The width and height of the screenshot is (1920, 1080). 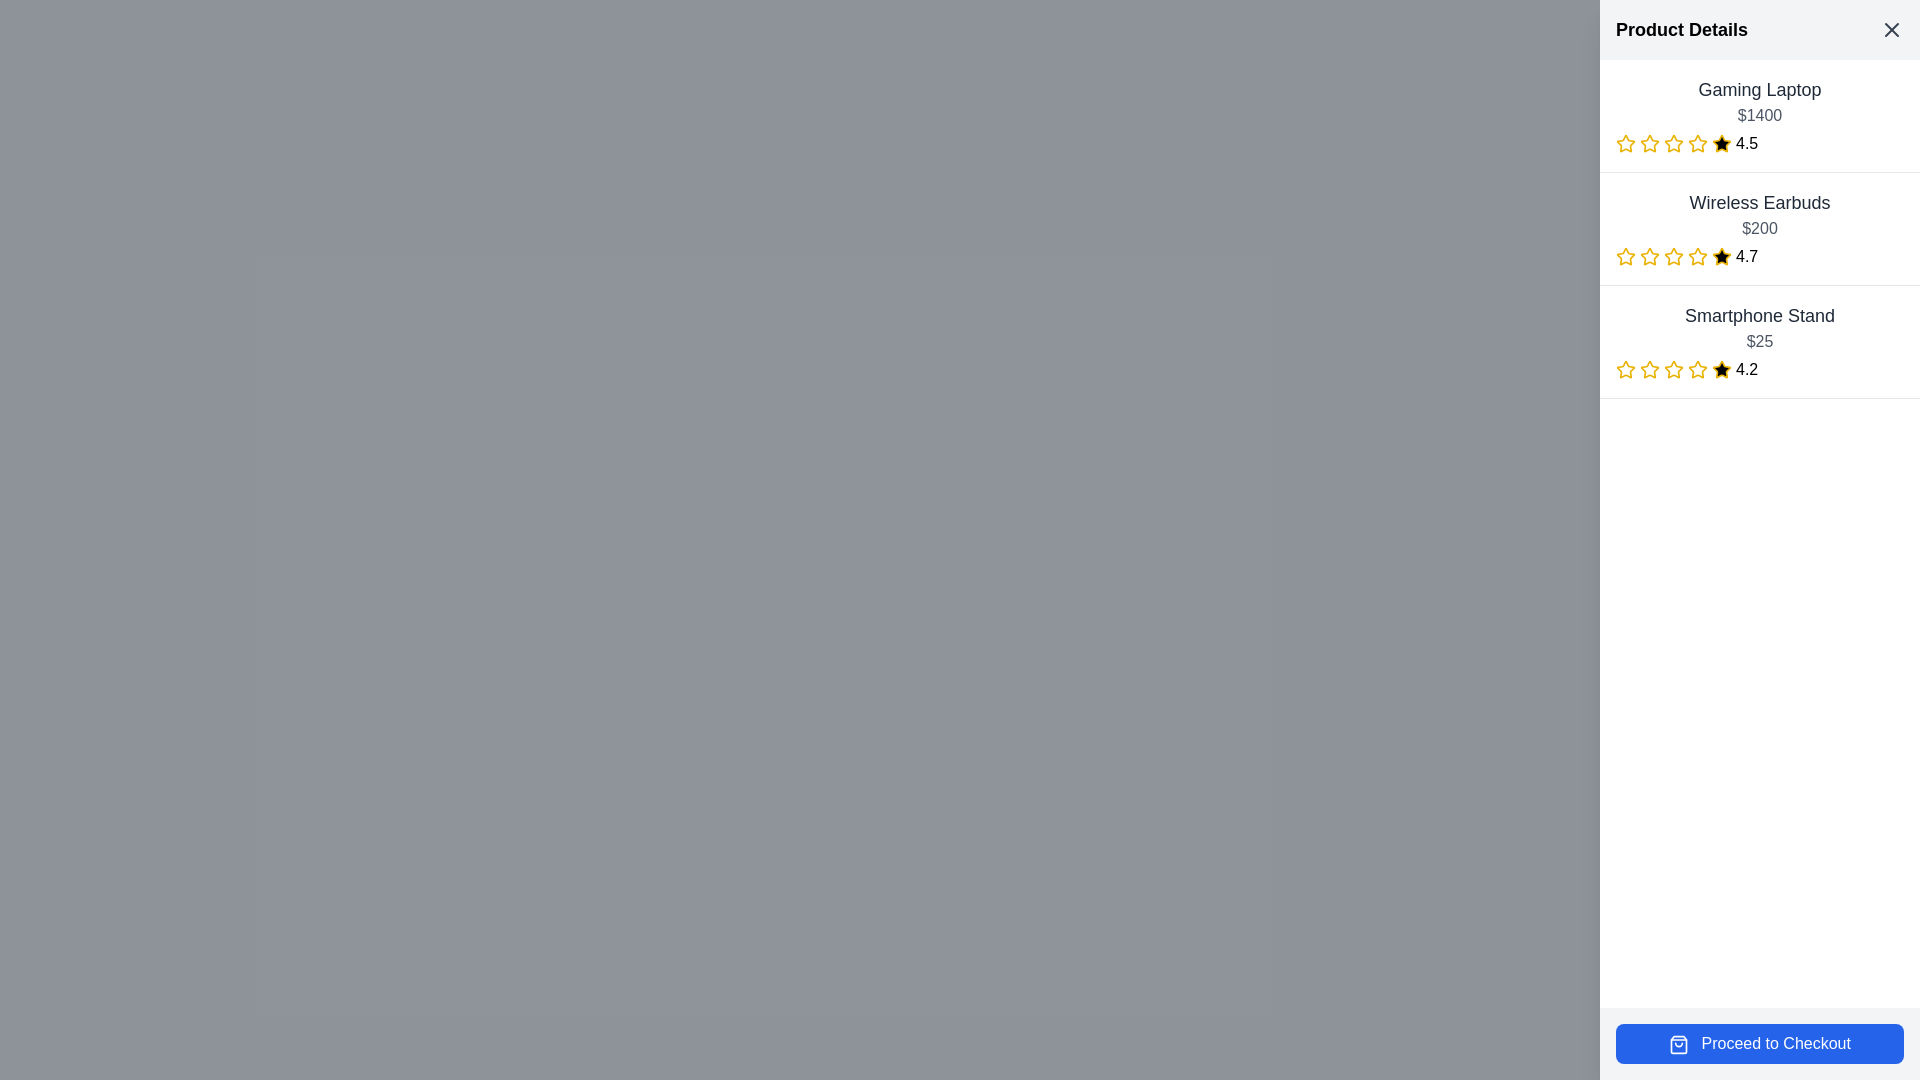 What do you see at coordinates (1679, 1043) in the screenshot?
I see `the shopping bag icon styled with rounded corners, which is positioned on the left side of the 'Proceed to Checkout' button in the UI` at bounding box center [1679, 1043].